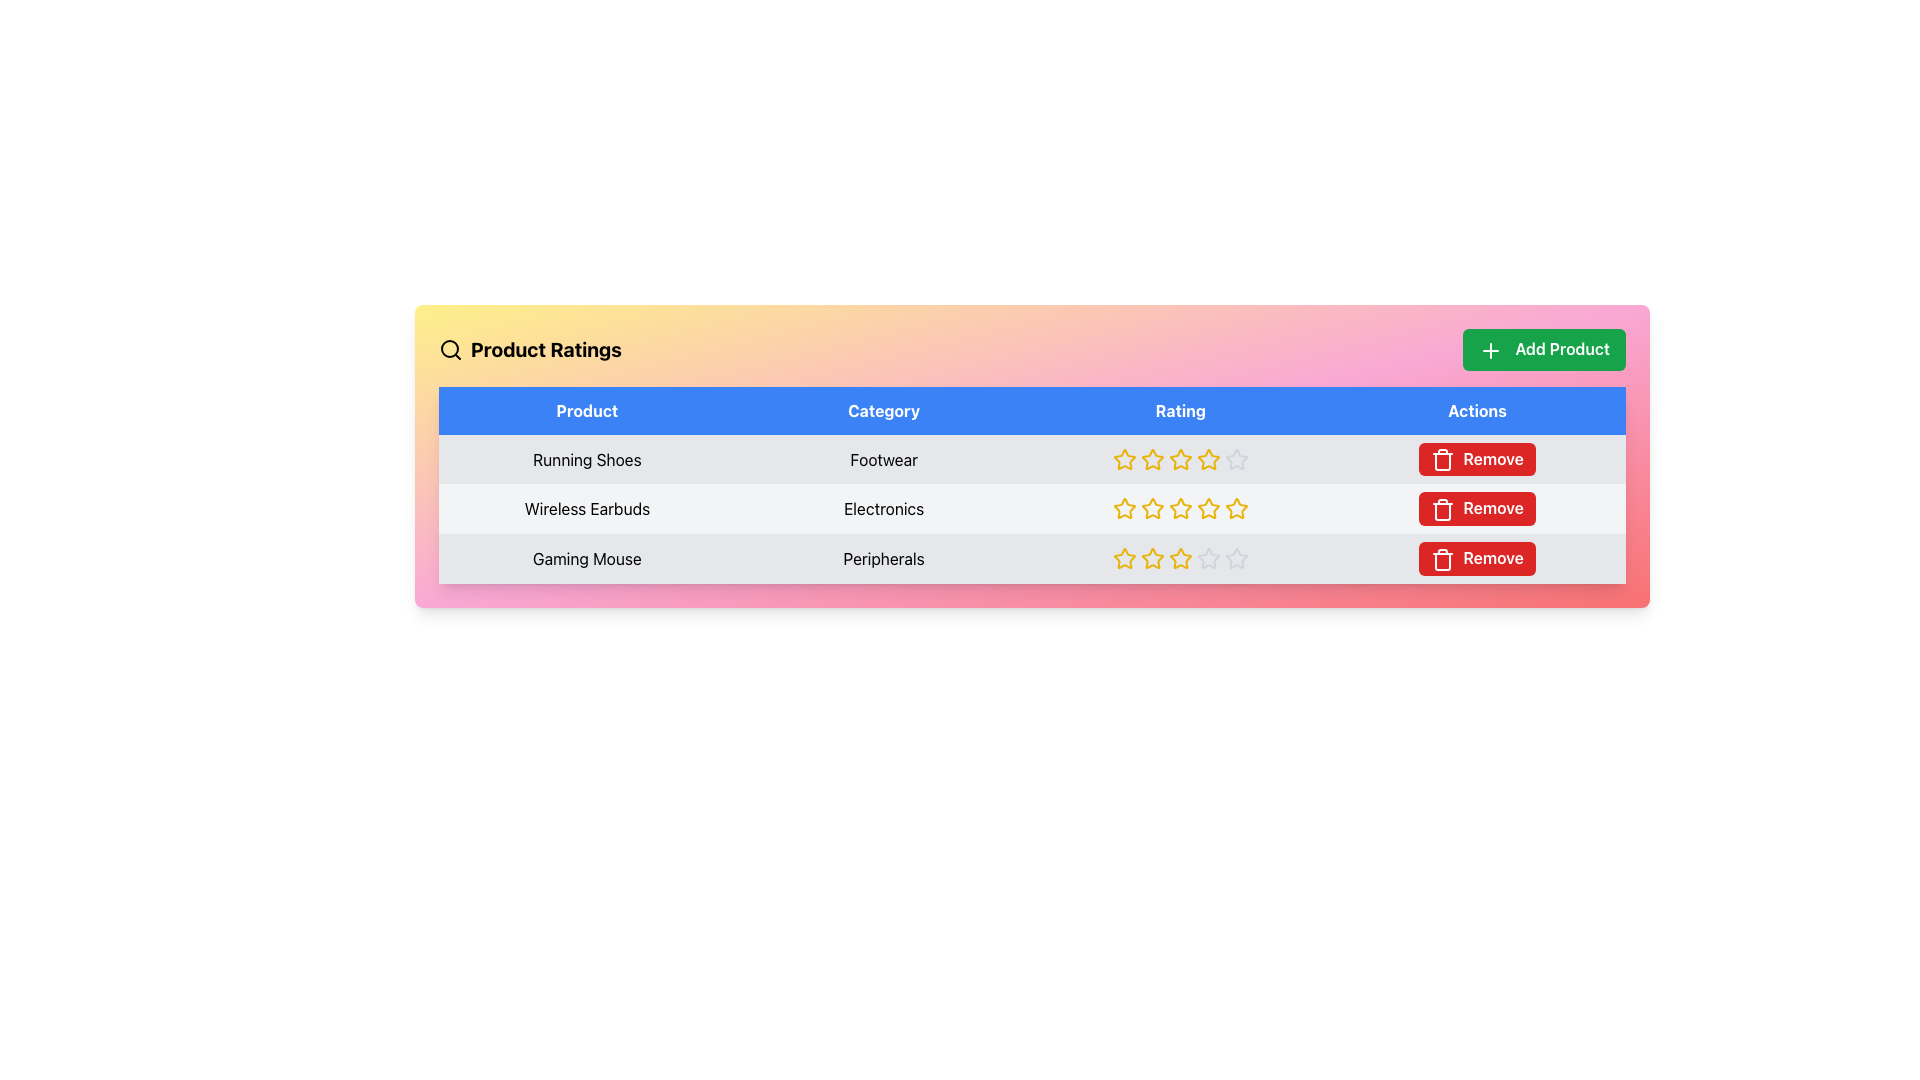  Describe the element at coordinates (1207, 559) in the screenshot. I see `the fifth star in the rating graphic for the 'Gaming Mouse' item to assign a rating` at that location.